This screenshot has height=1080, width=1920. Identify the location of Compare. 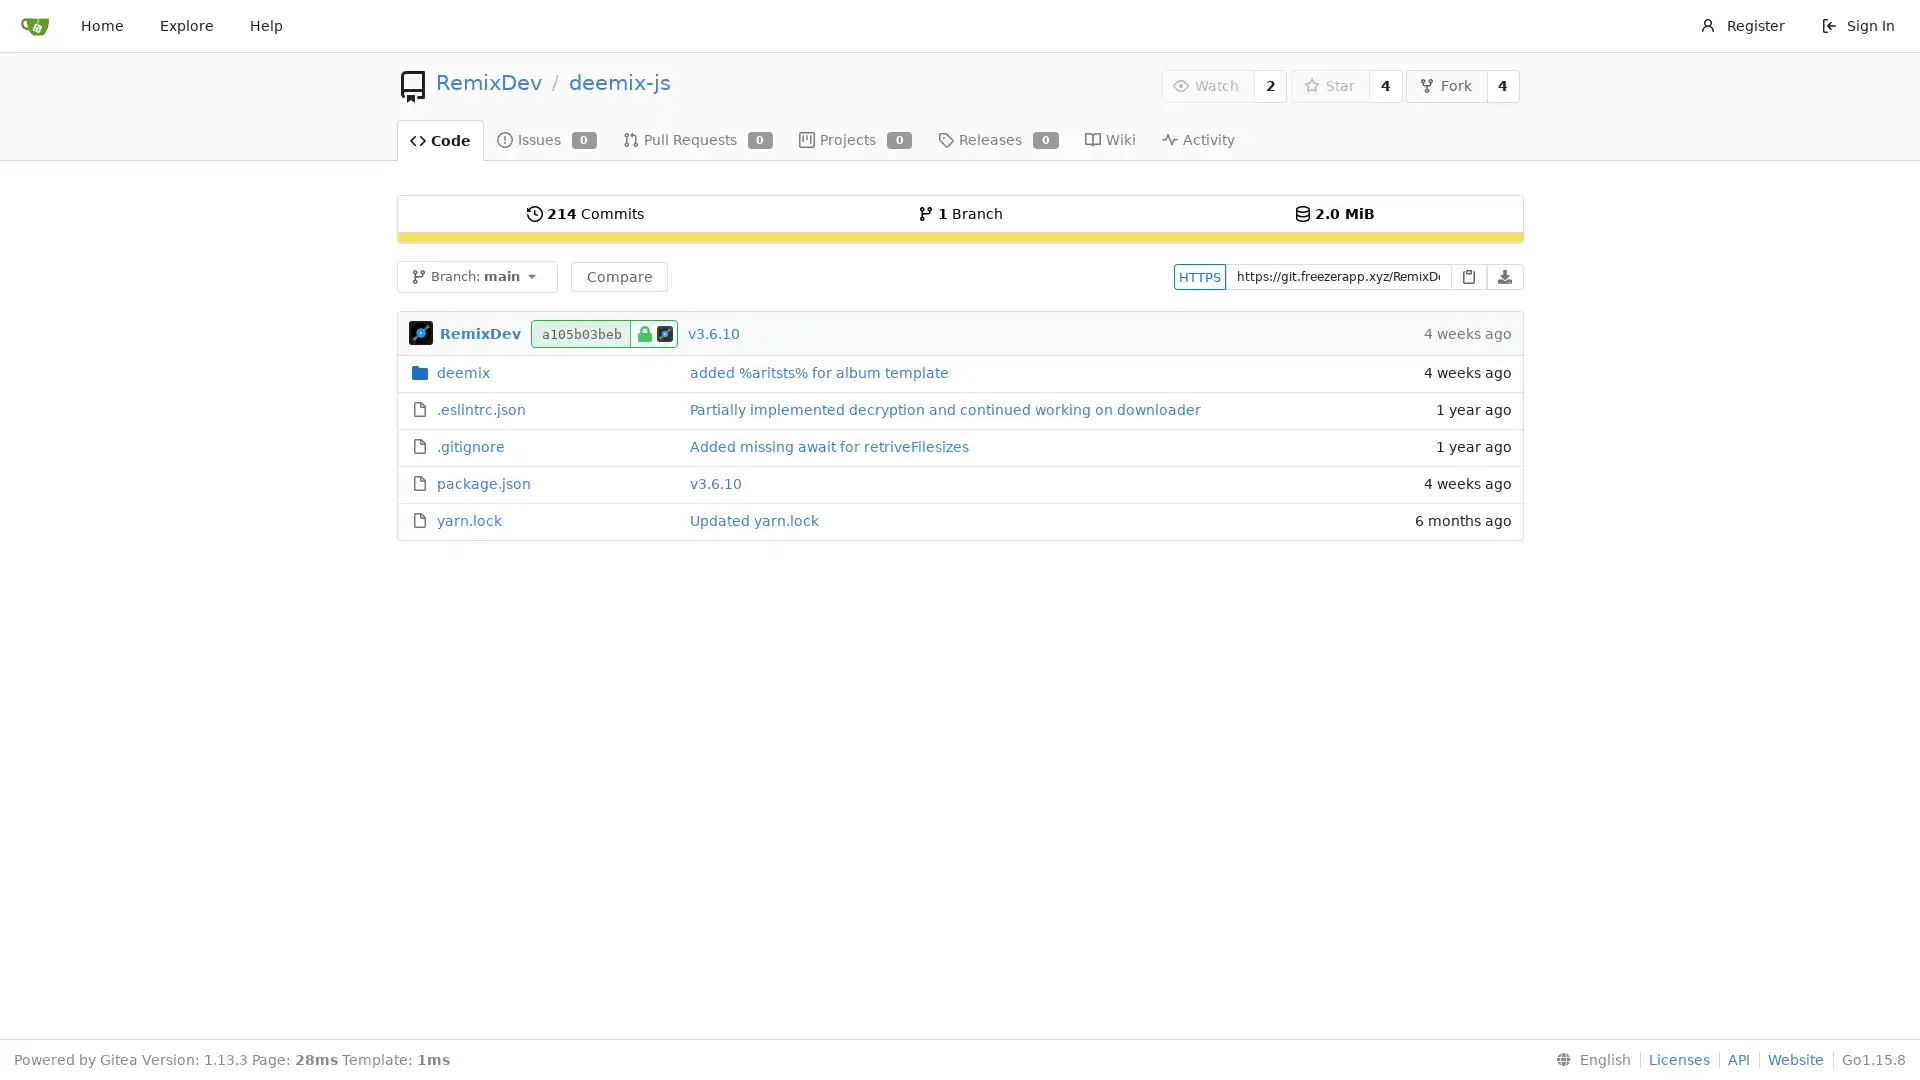
(618, 276).